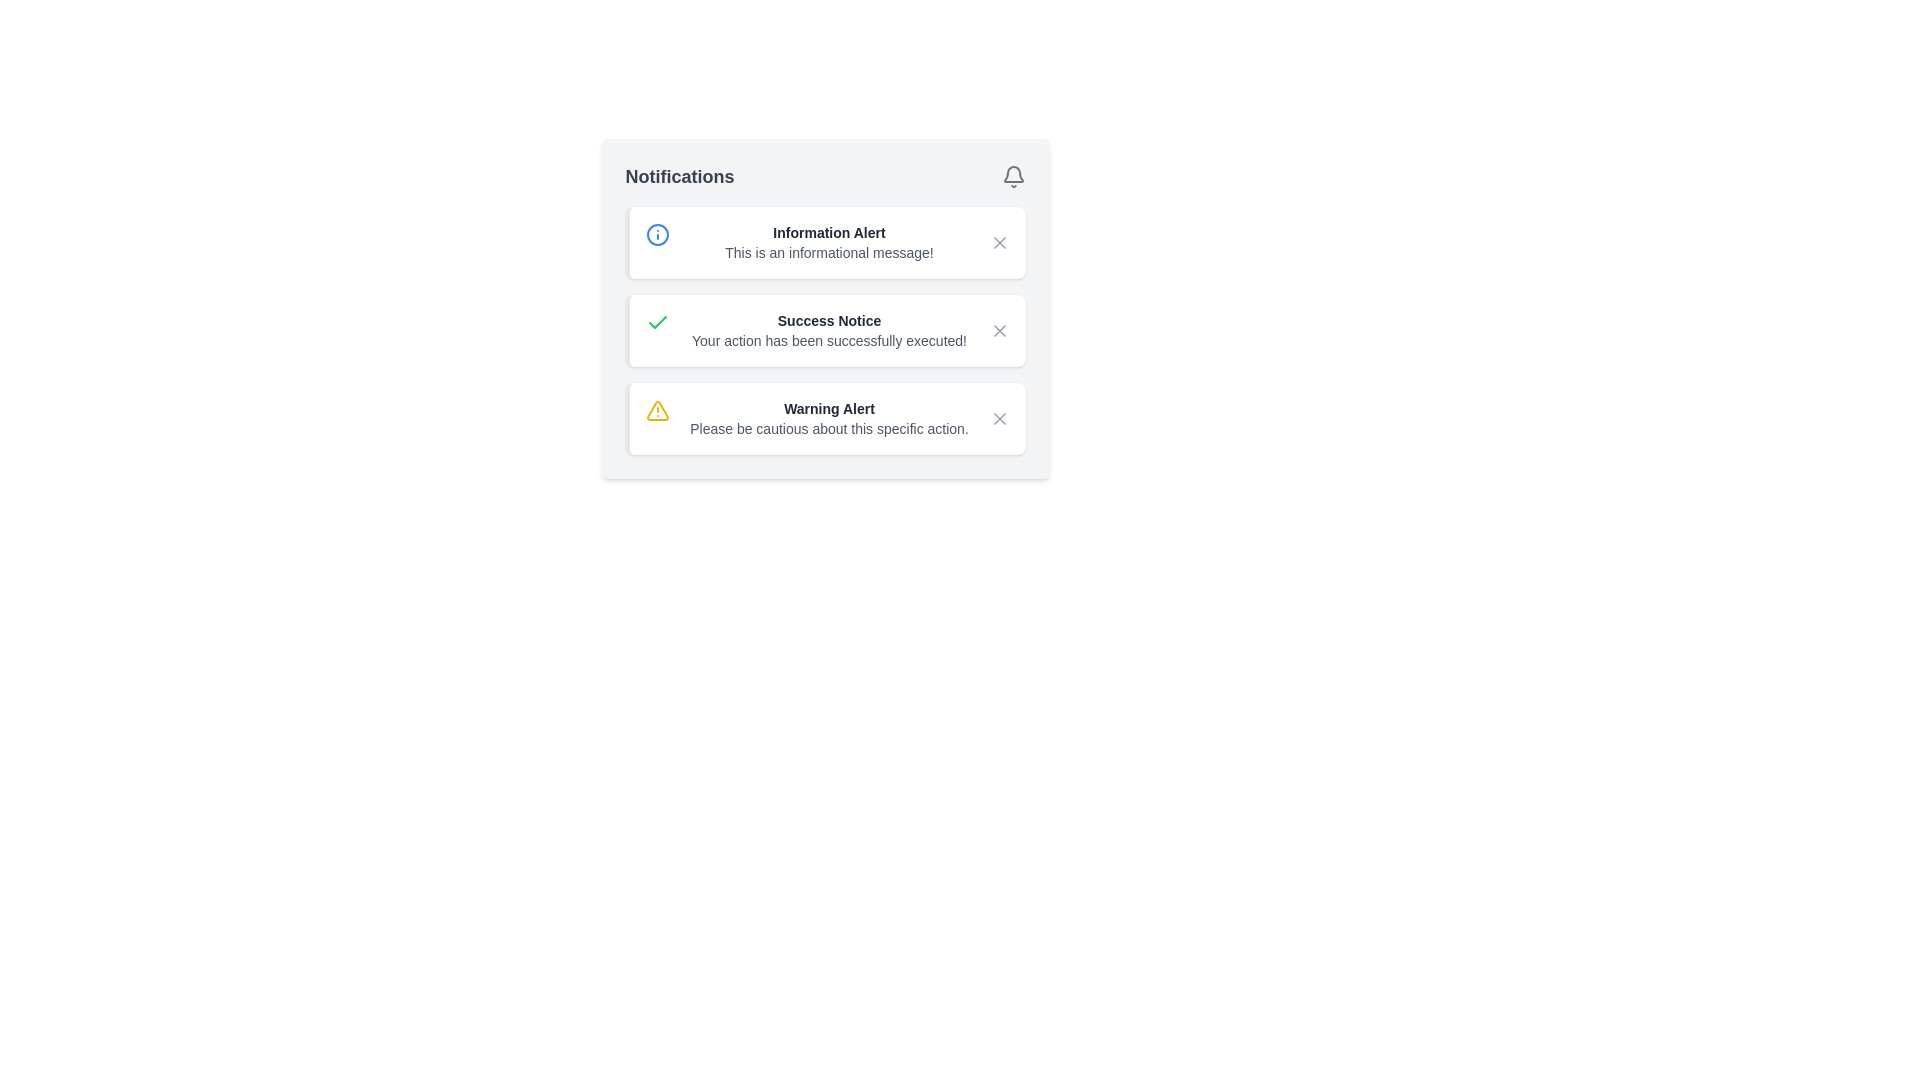 The height and width of the screenshot is (1080, 1920). Describe the element at coordinates (829, 418) in the screenshot. I see `the warning notification that displays 'Warning Alert' and 'Please be cautious about this specific action.'` at that location.